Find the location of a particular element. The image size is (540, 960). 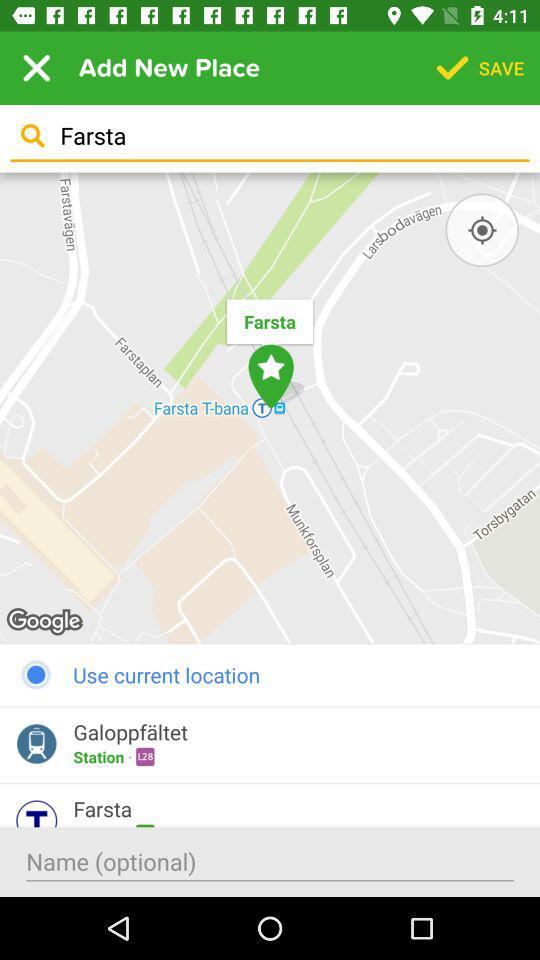

the use current location icon is located at coordinates (270, 674).